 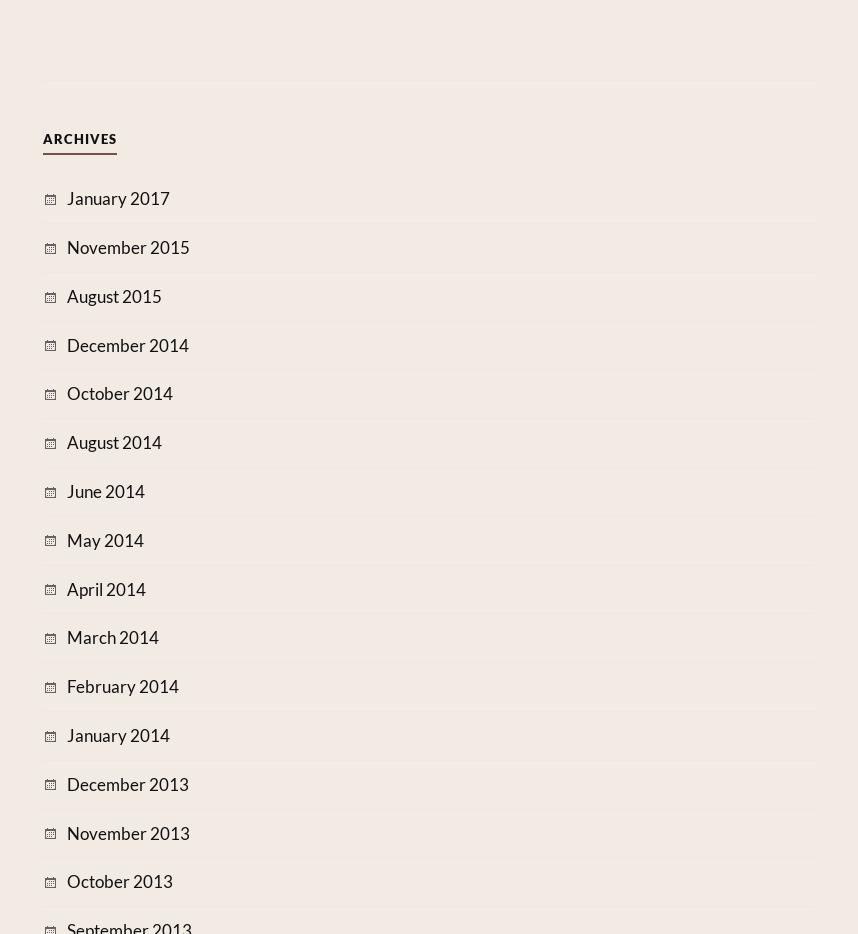 What do you see at coordinates (64, 344) in the screenshot?
I see `'December 2014'` at bounding box center [64, 344].